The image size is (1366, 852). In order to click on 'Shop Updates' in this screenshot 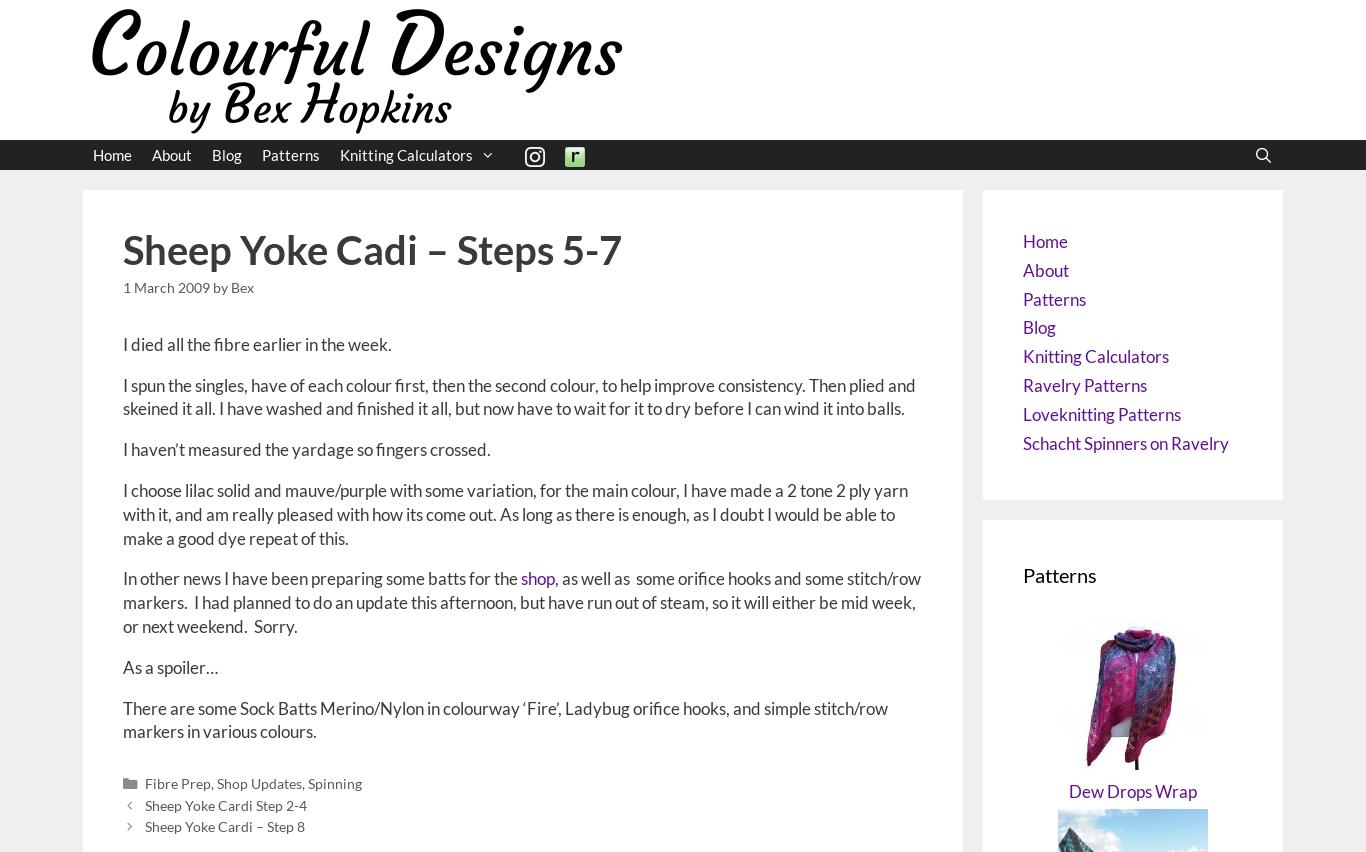, I will do `click(214, 782)`.